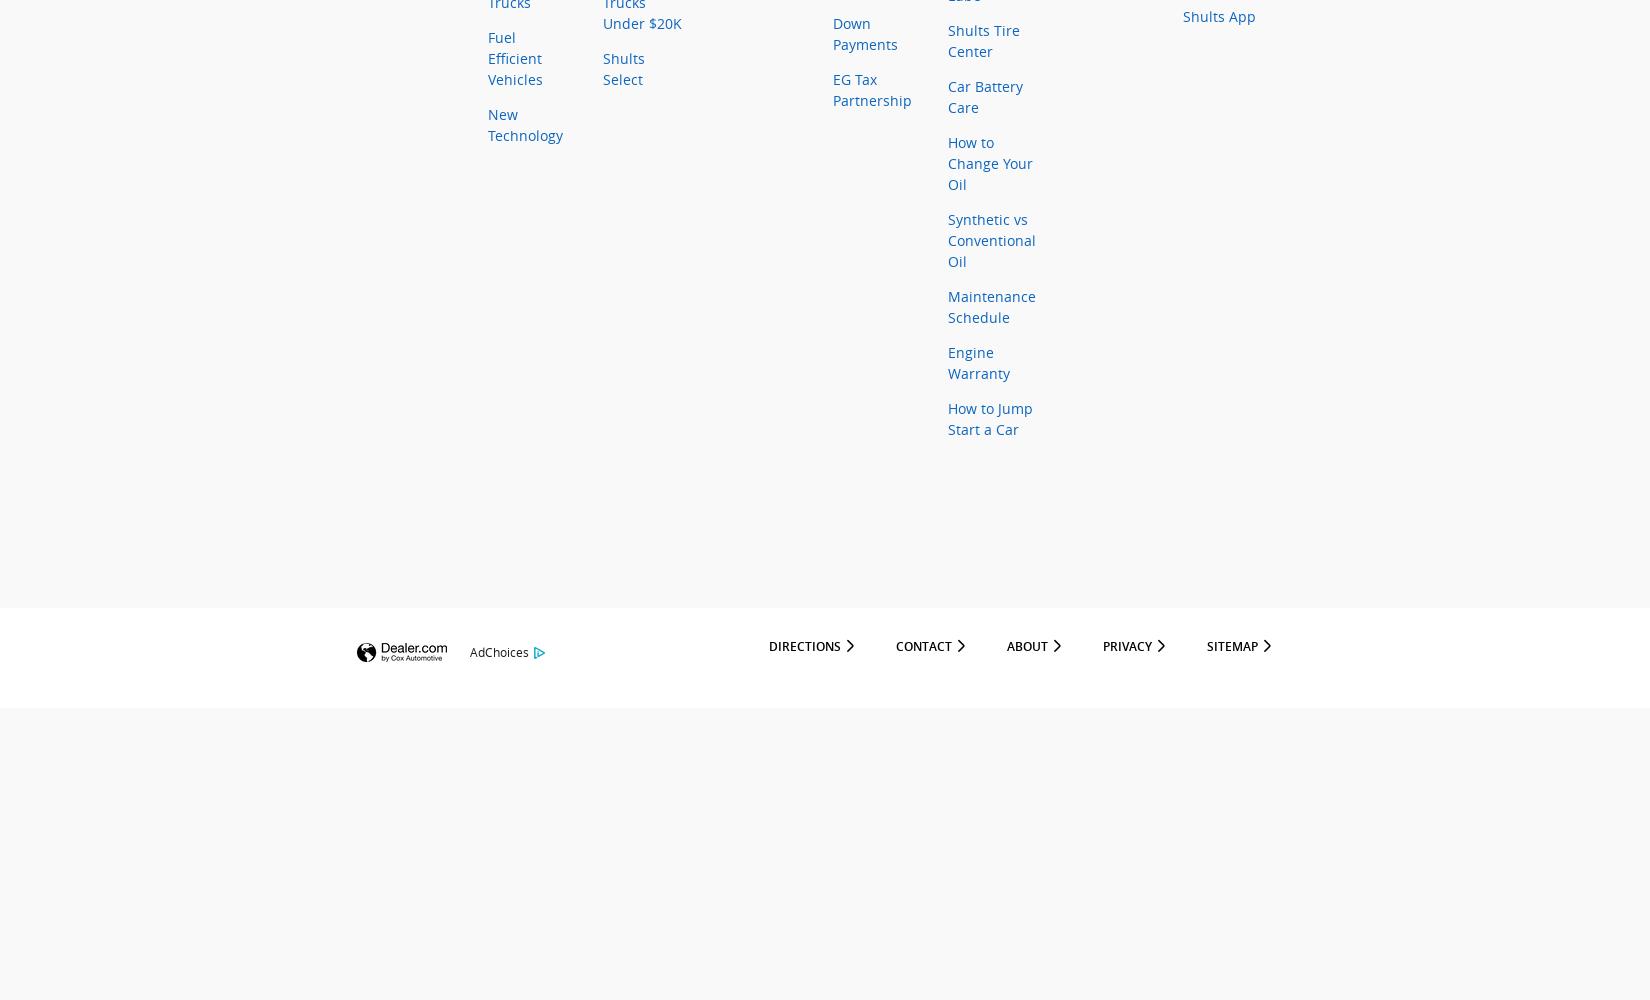 The width and height of the screenshot is (1650, 1000). What do you see at coordinates (872, 89) in the screenshot?
I see `'EG Tax Partnership'` at bounding box center [872, 89].